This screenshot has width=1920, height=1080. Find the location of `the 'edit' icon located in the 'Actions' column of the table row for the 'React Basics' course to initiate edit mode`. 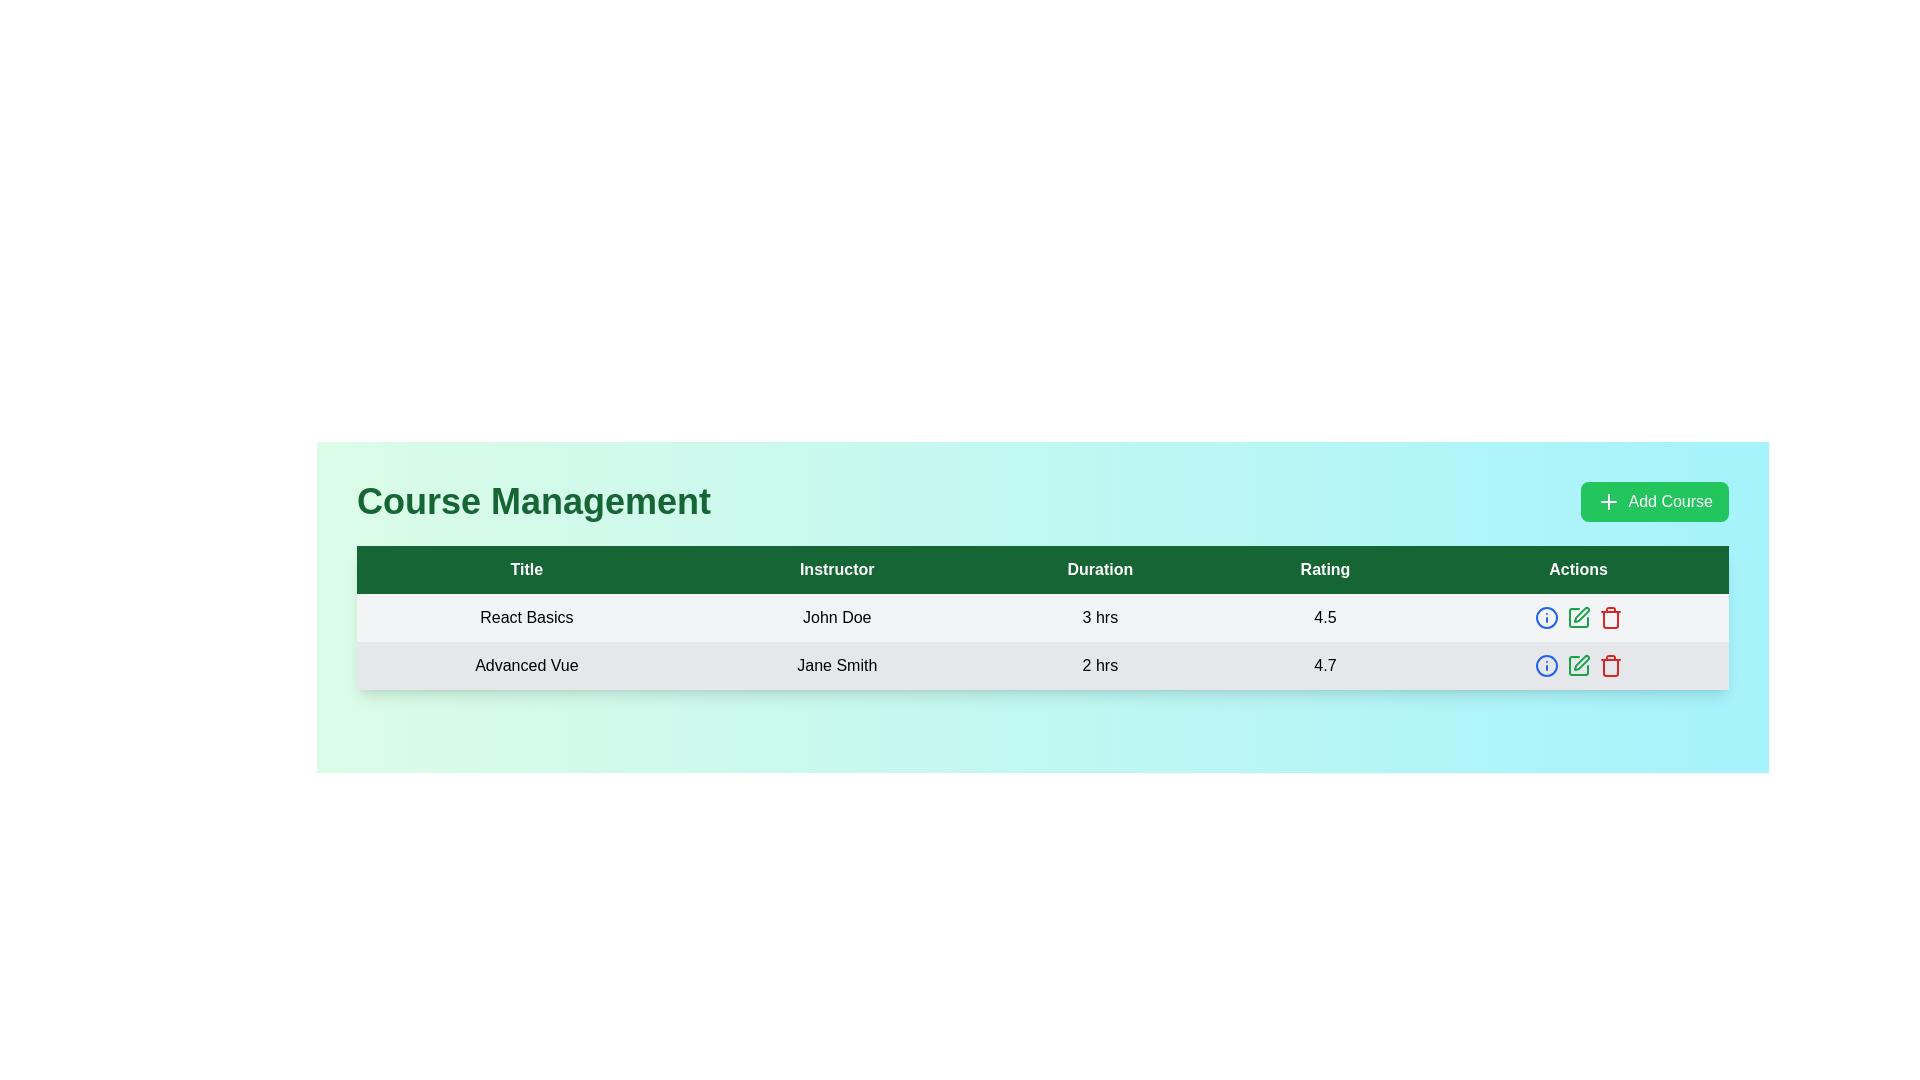

the 'edit' icon located in the 'Actions' column of the table row for the 'React Basics' course to initiate edit mode is located at coordinates (1580, 663).